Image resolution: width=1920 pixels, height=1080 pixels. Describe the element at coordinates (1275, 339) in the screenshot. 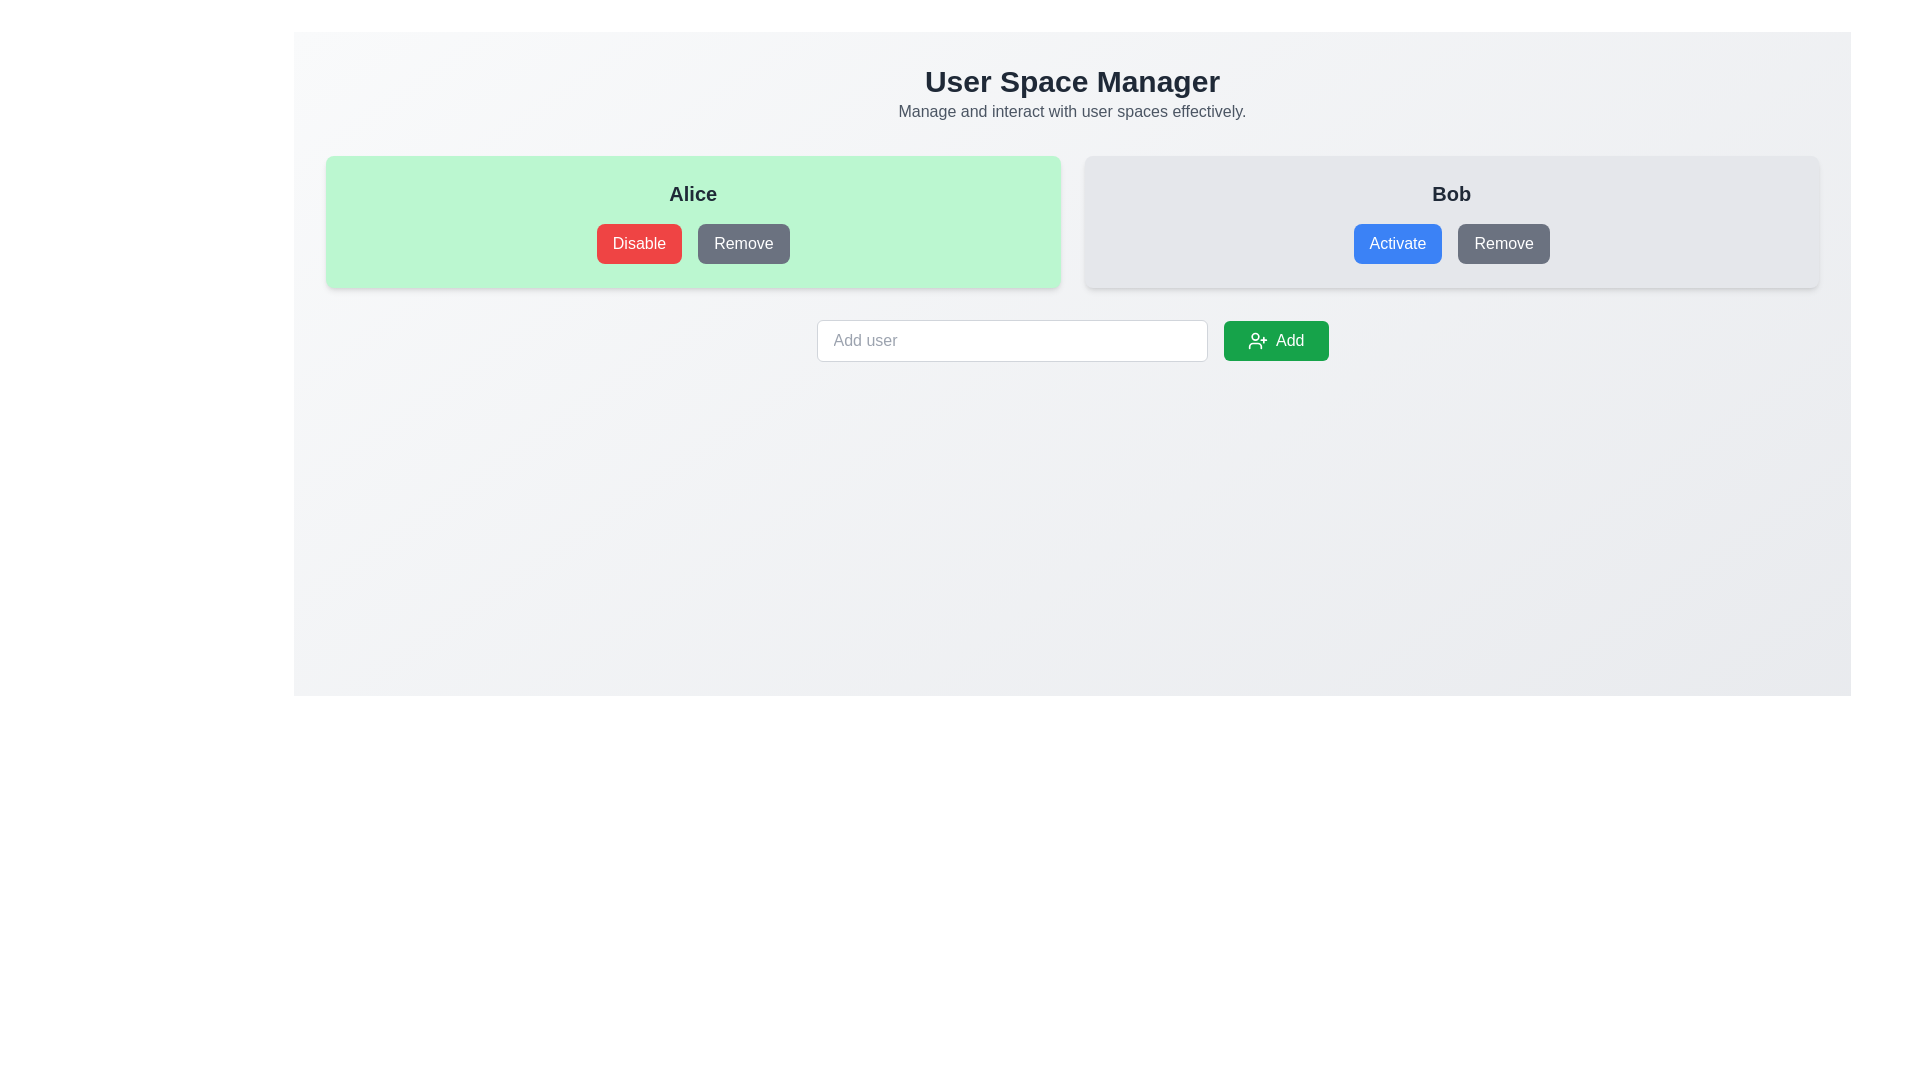

I see `the green 'Add' button with a user icon to activate visual feedback` at that location.